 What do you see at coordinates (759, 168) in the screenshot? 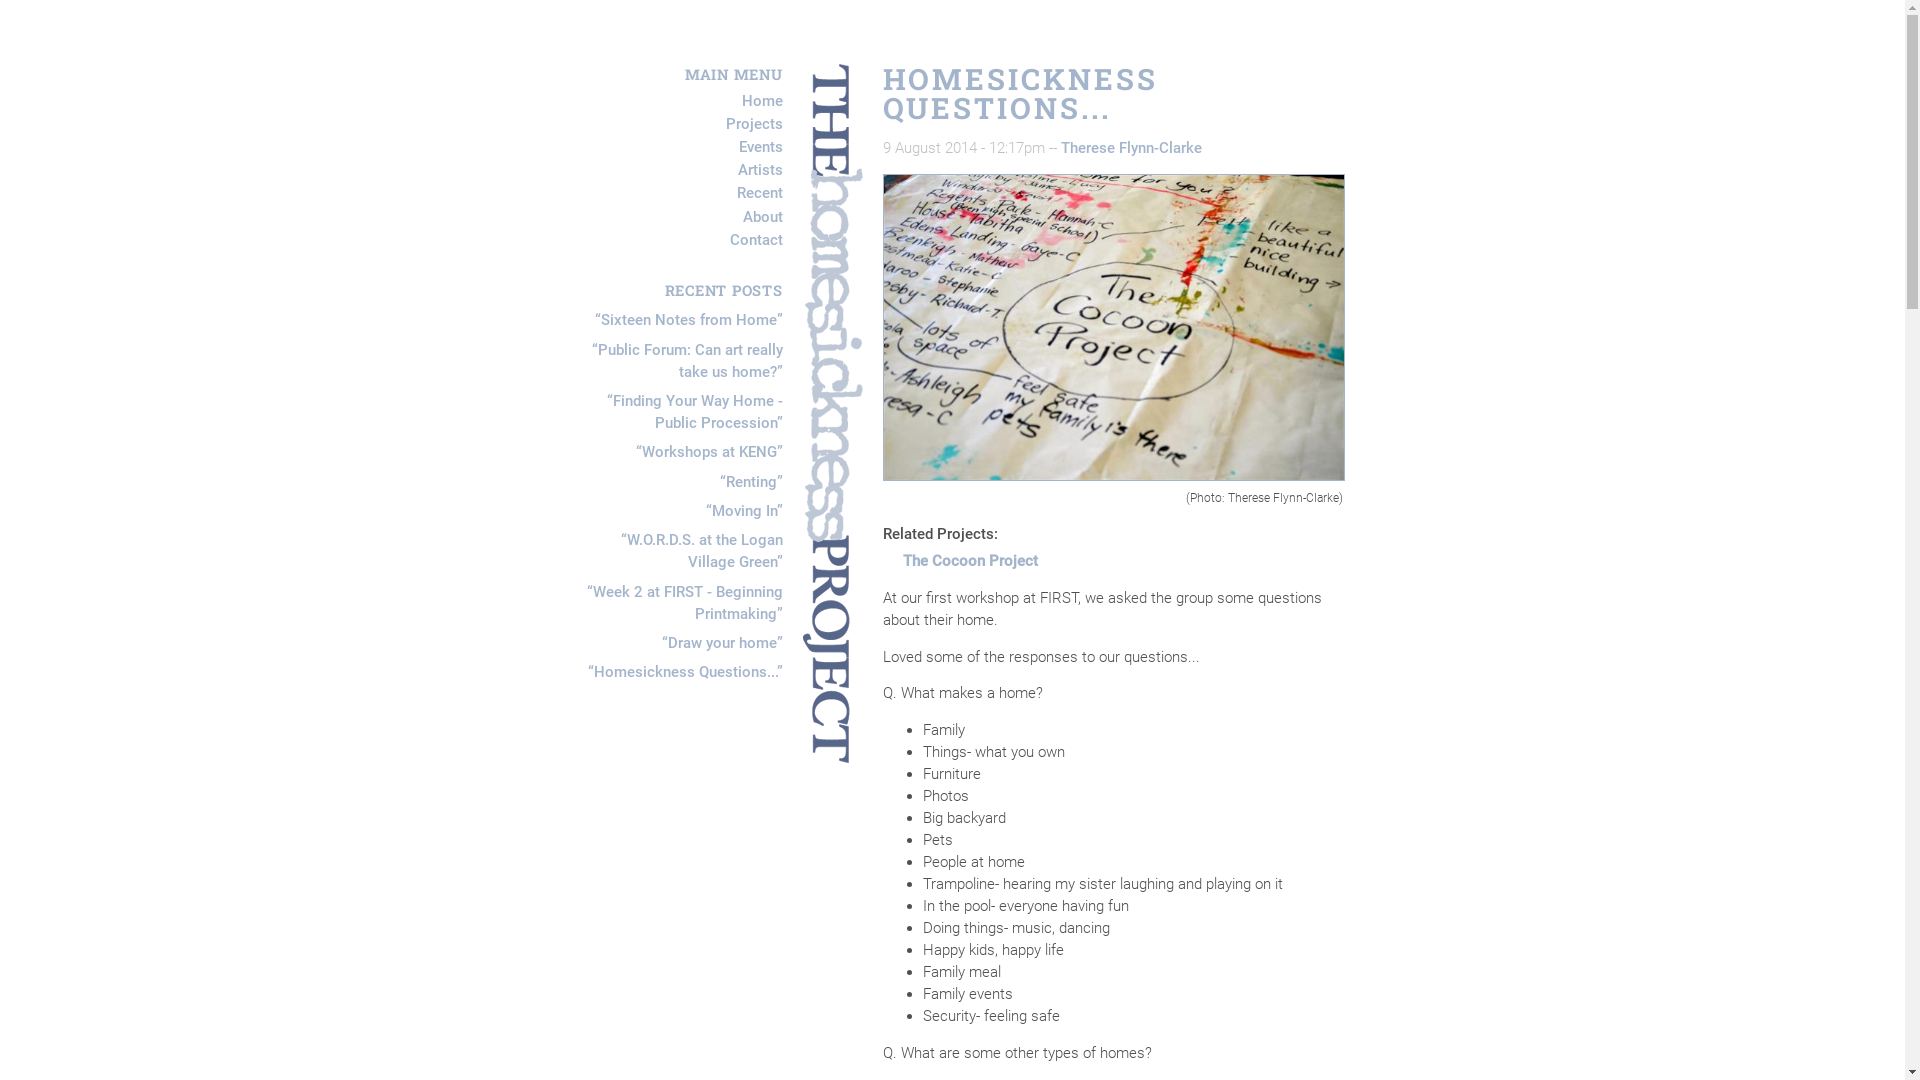
I see `'Artists'` at bounding box center [759, 168].